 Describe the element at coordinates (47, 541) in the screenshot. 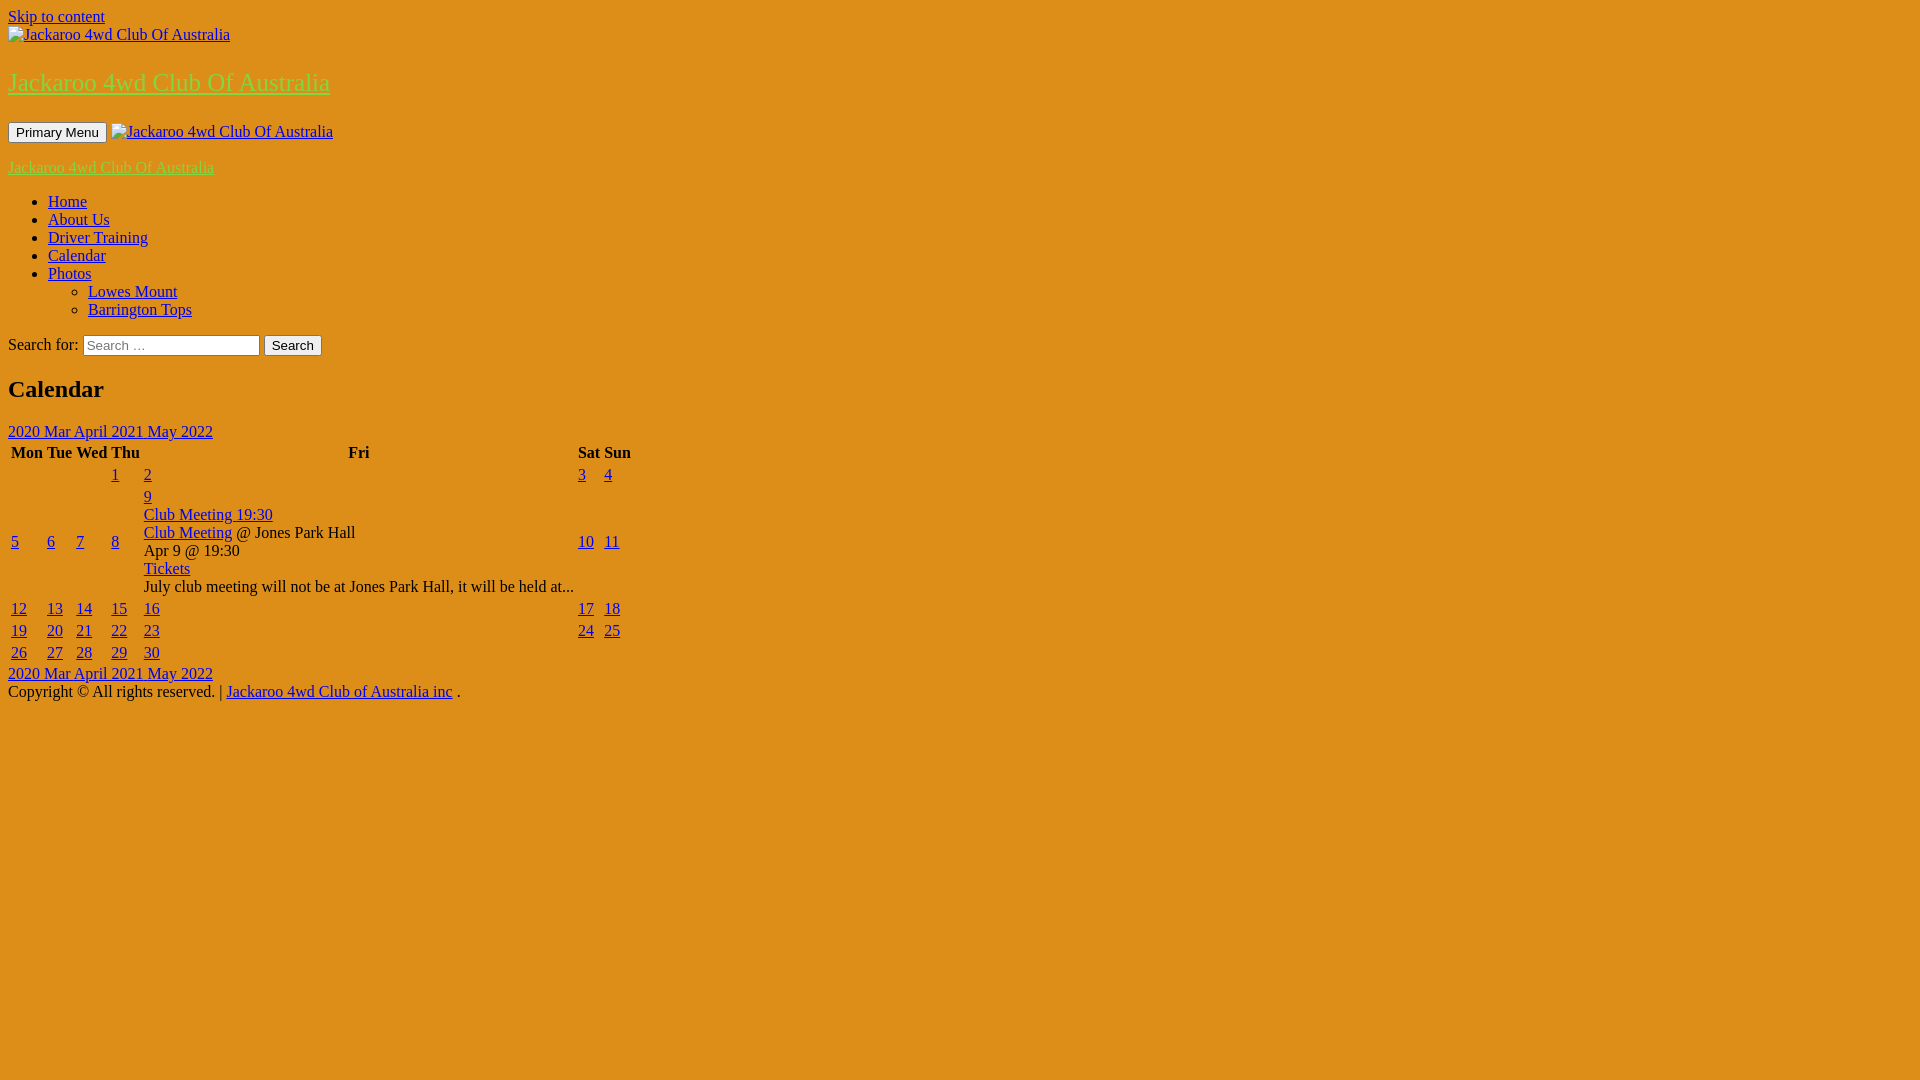

I see `'6'` at that location.